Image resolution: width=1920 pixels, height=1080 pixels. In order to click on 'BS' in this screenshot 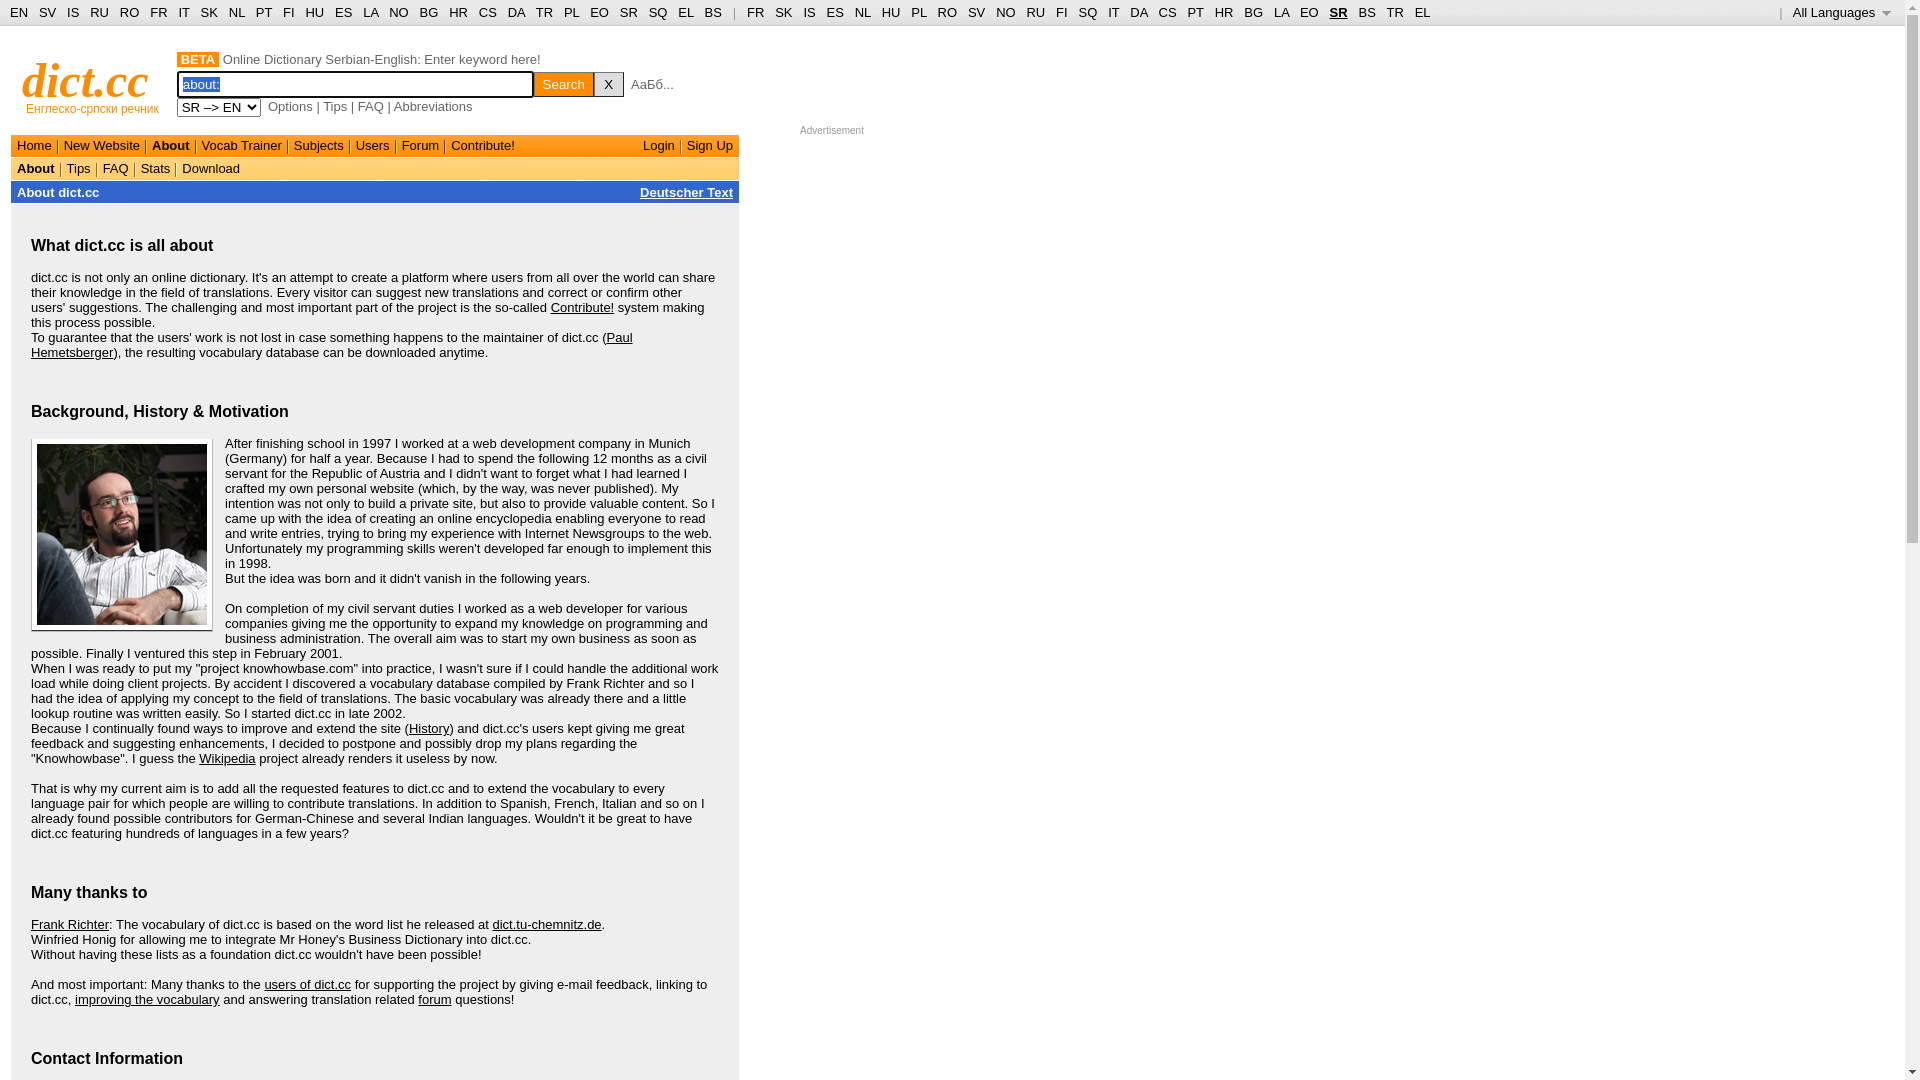, I will do `click(713, 12)`.